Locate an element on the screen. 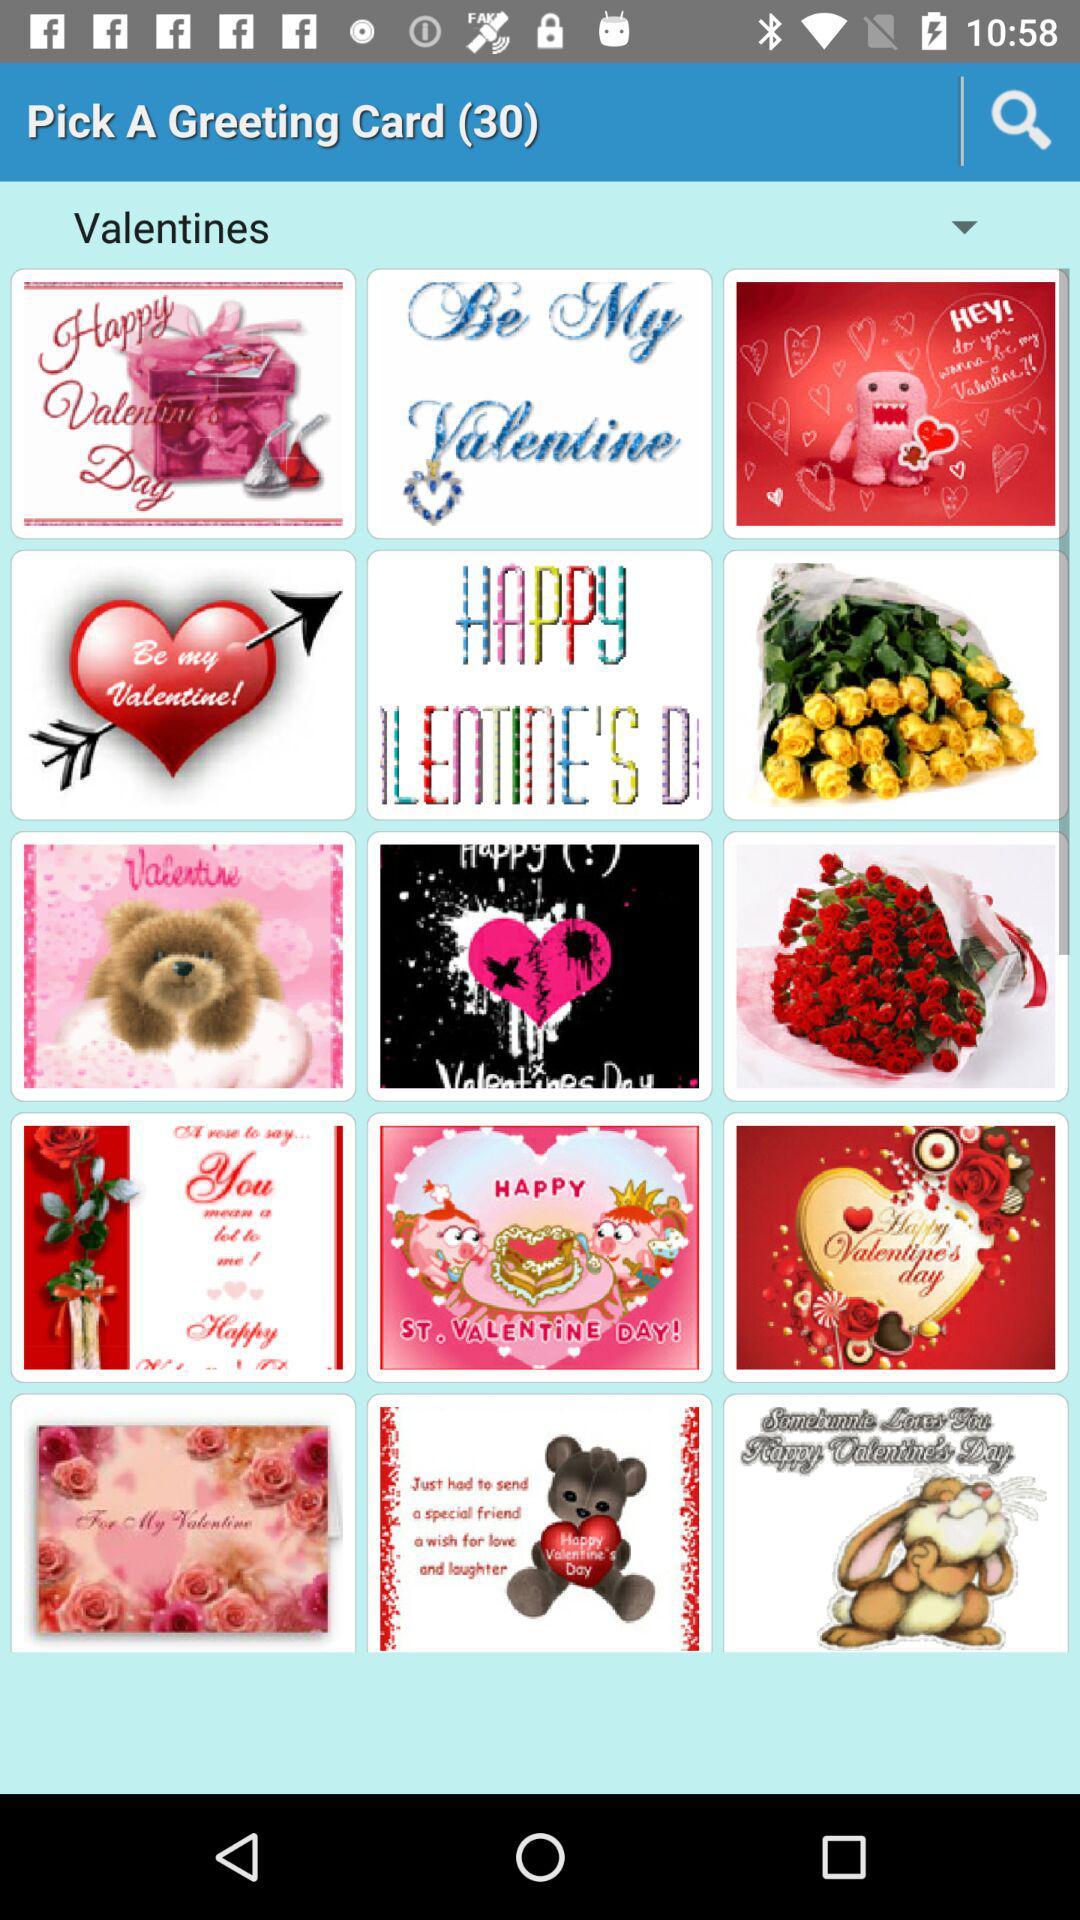  click the image is located at coordinates (894, 685).